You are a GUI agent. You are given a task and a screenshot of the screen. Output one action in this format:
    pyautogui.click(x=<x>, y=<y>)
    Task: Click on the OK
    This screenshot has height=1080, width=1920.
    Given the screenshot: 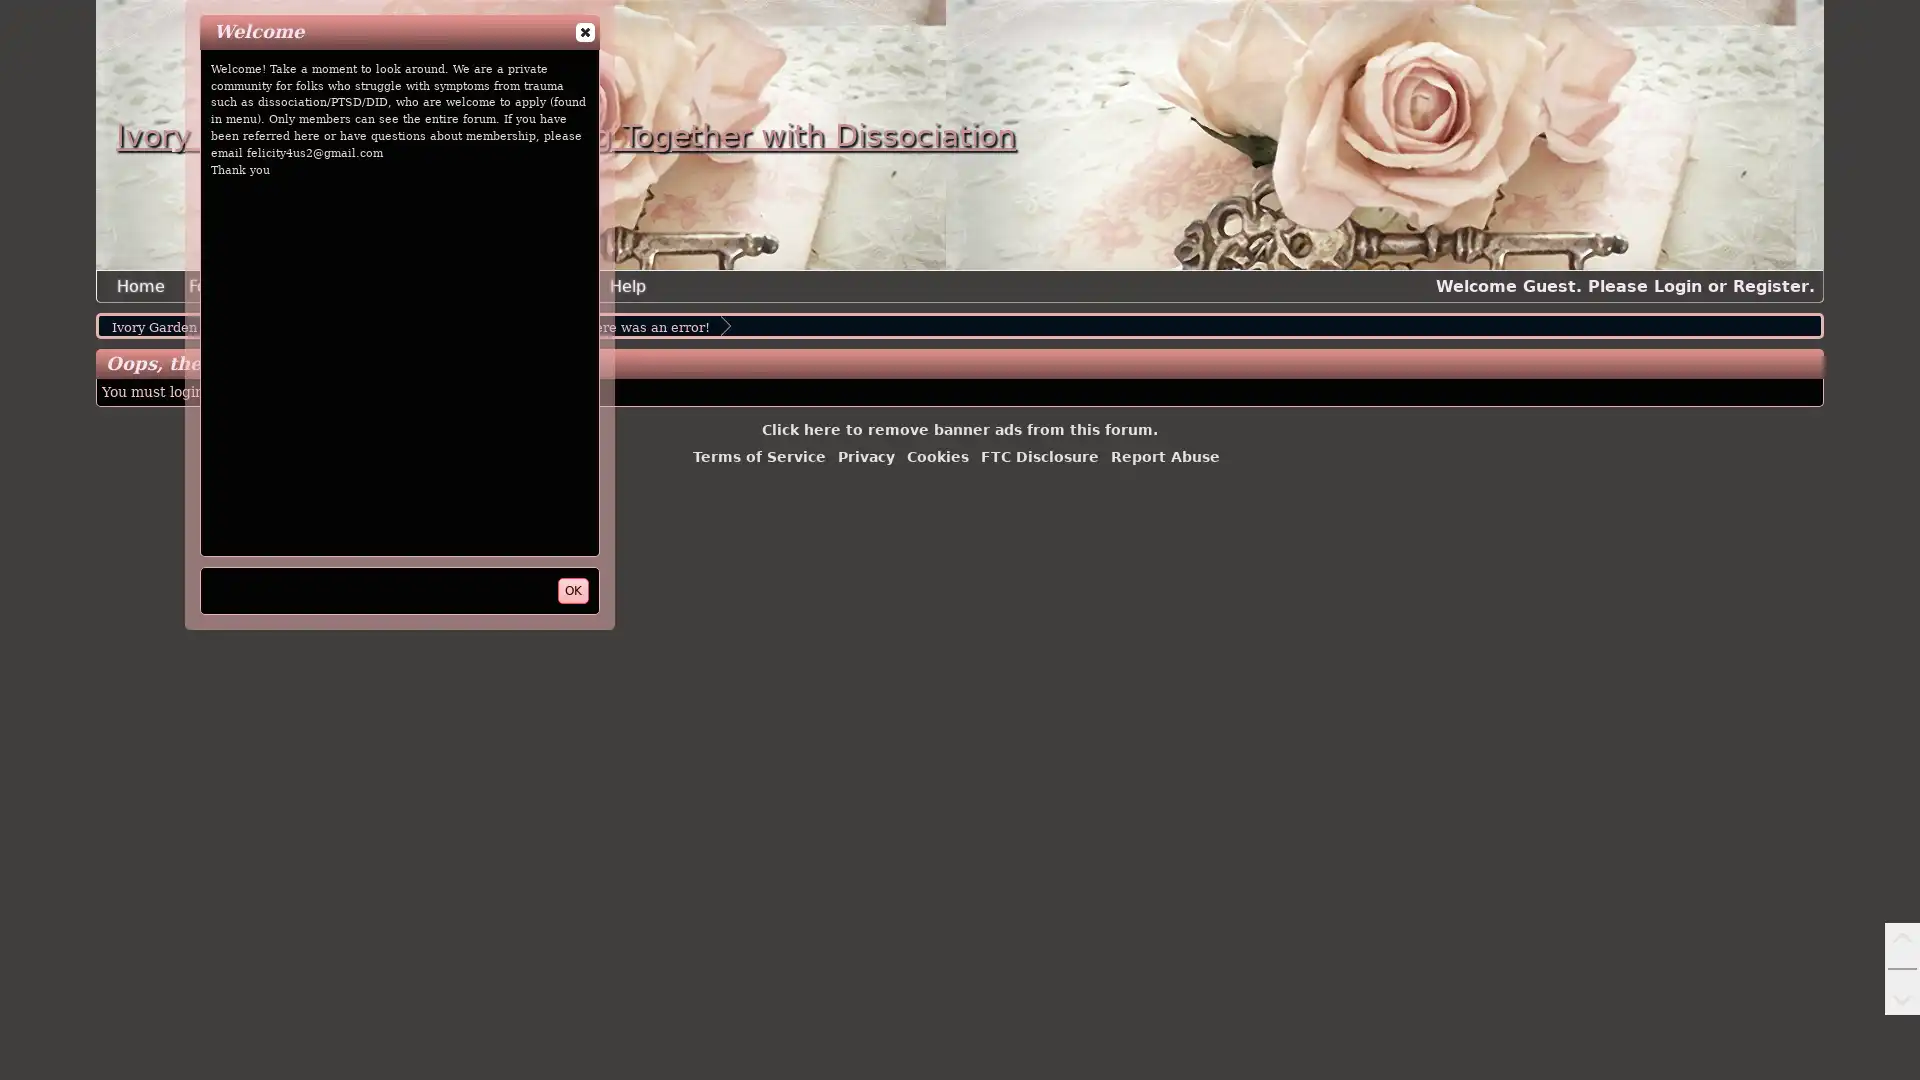 What is the action you would take?
    pyautogui.click(x=572, y=589)
    